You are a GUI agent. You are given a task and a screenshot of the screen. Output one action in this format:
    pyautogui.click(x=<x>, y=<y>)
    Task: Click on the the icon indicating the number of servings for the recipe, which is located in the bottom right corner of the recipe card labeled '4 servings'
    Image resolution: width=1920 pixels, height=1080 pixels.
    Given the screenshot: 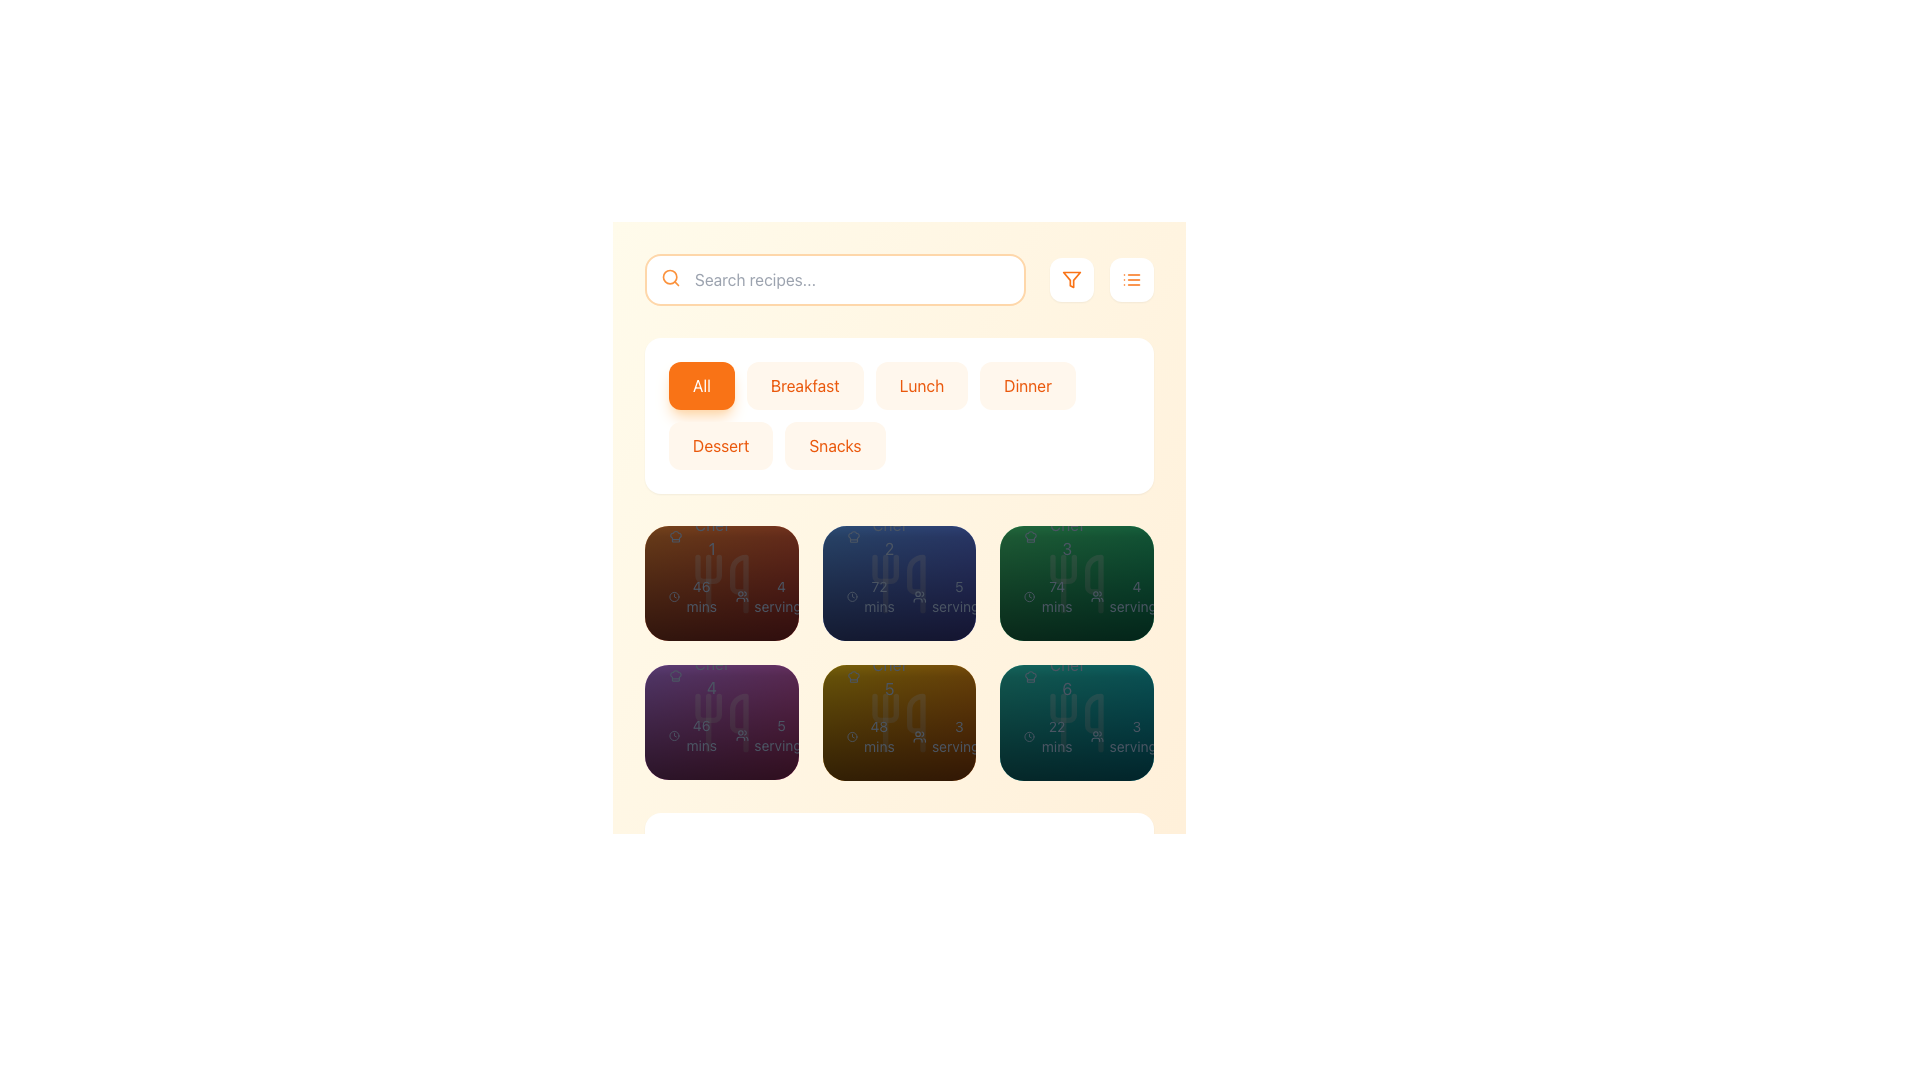 What is the action you would take?
    pyautogui.click(x=1096, y=596)
    